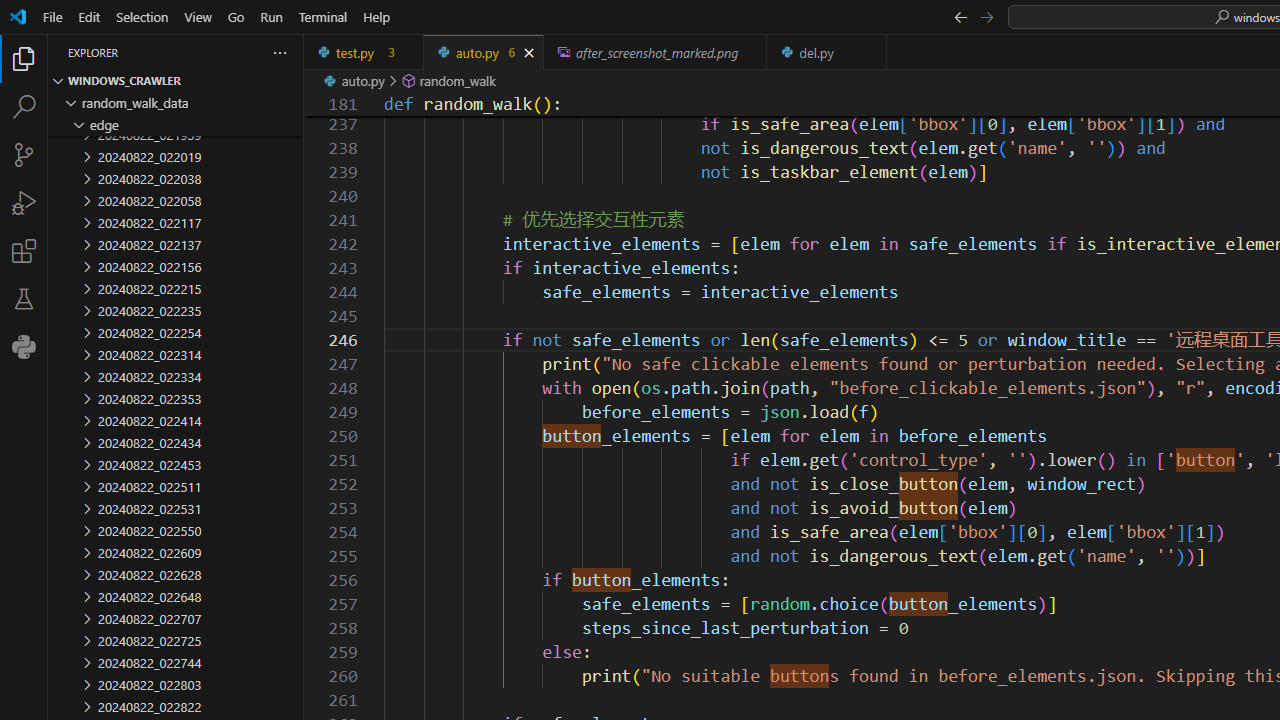  I want to click on 'Views and More Actions...', so click(278, 51).